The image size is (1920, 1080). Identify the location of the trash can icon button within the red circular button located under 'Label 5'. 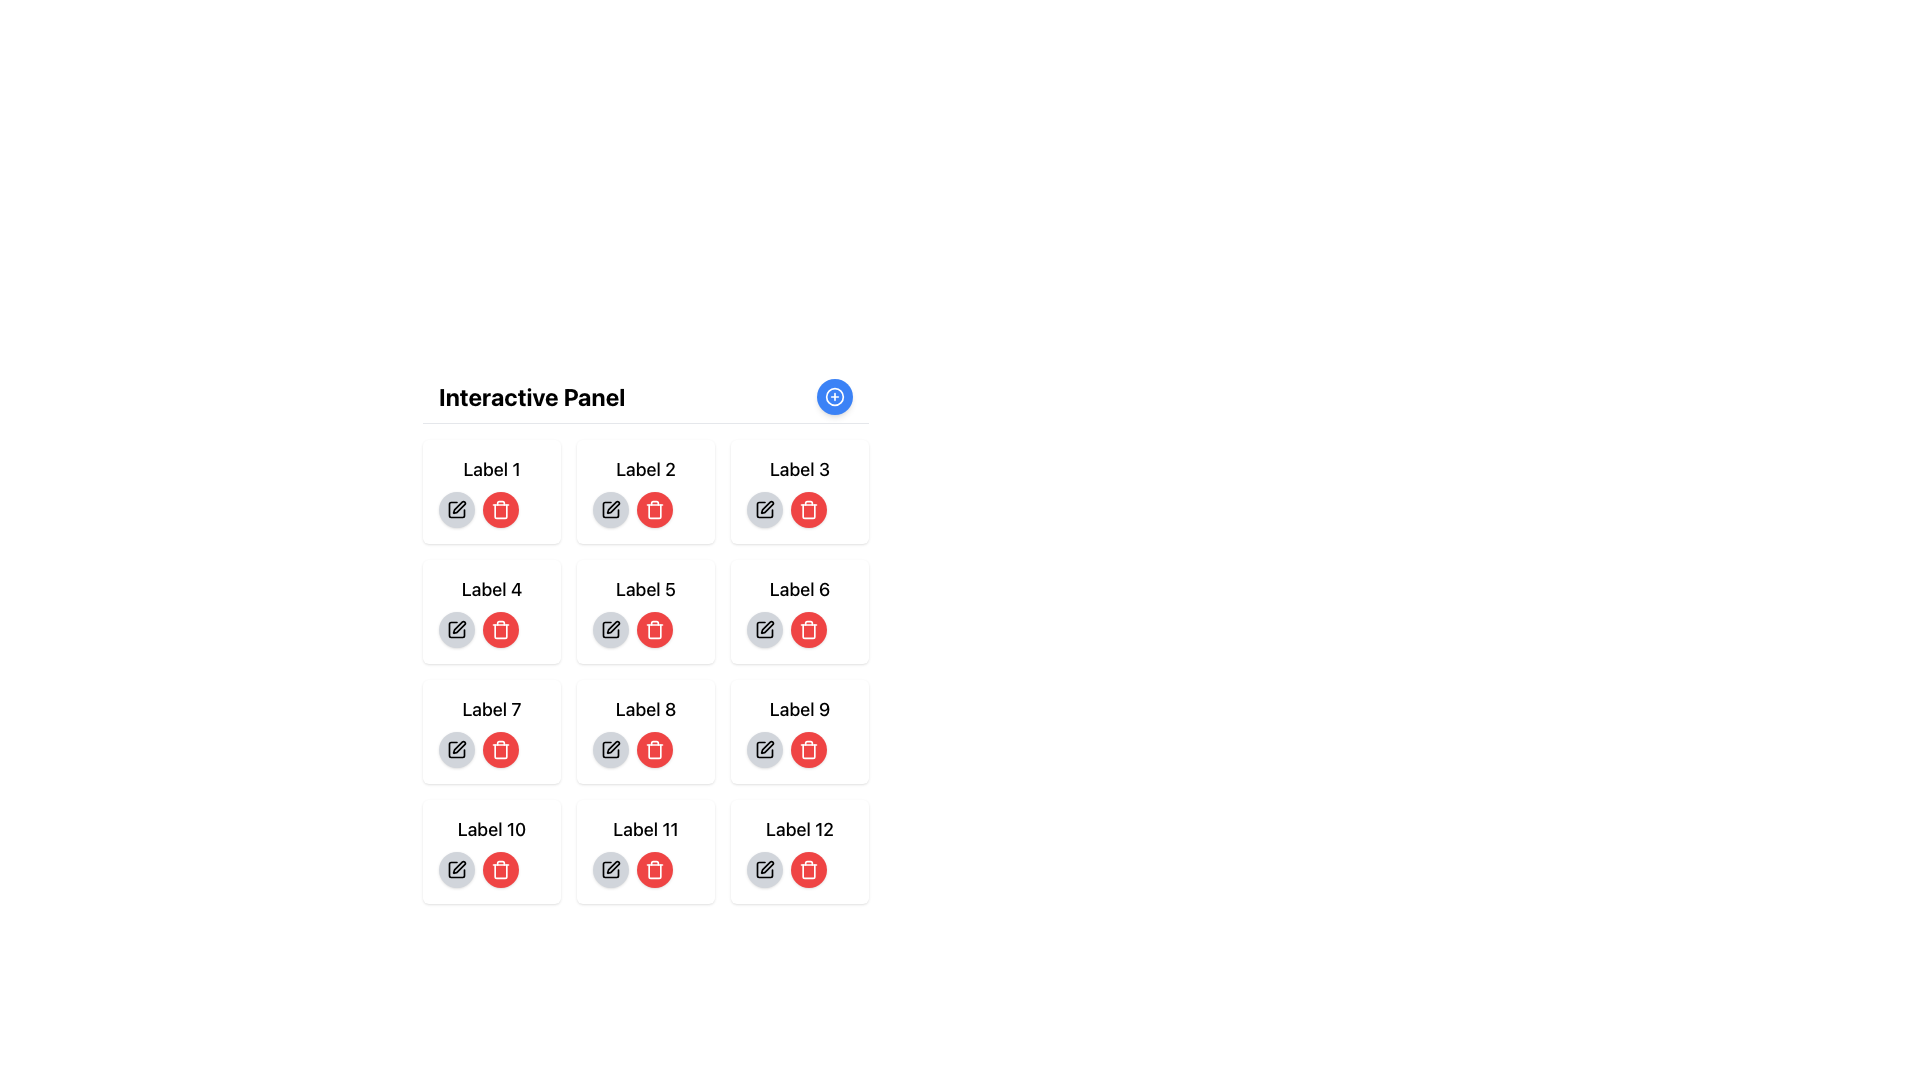
(654, 628).